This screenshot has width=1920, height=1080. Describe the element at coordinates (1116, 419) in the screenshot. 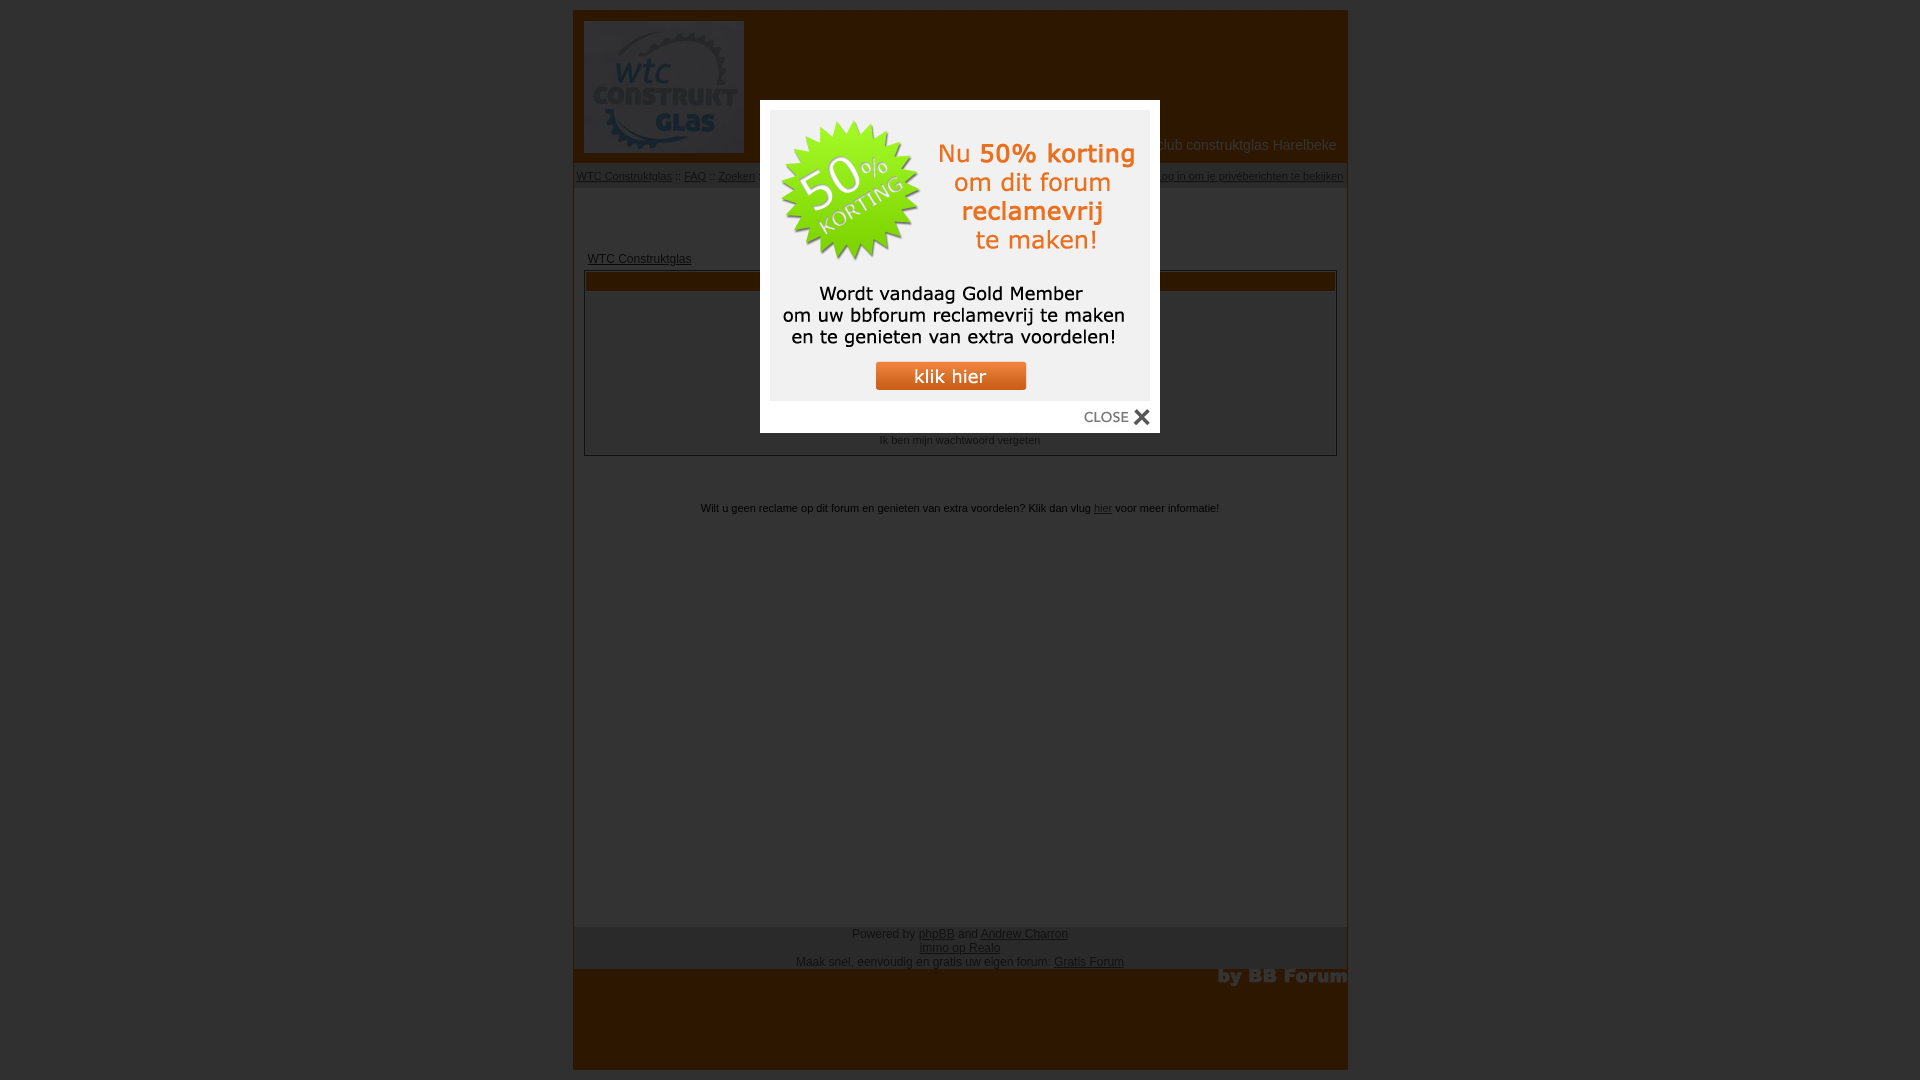

I see `'sluiten'` at that location.